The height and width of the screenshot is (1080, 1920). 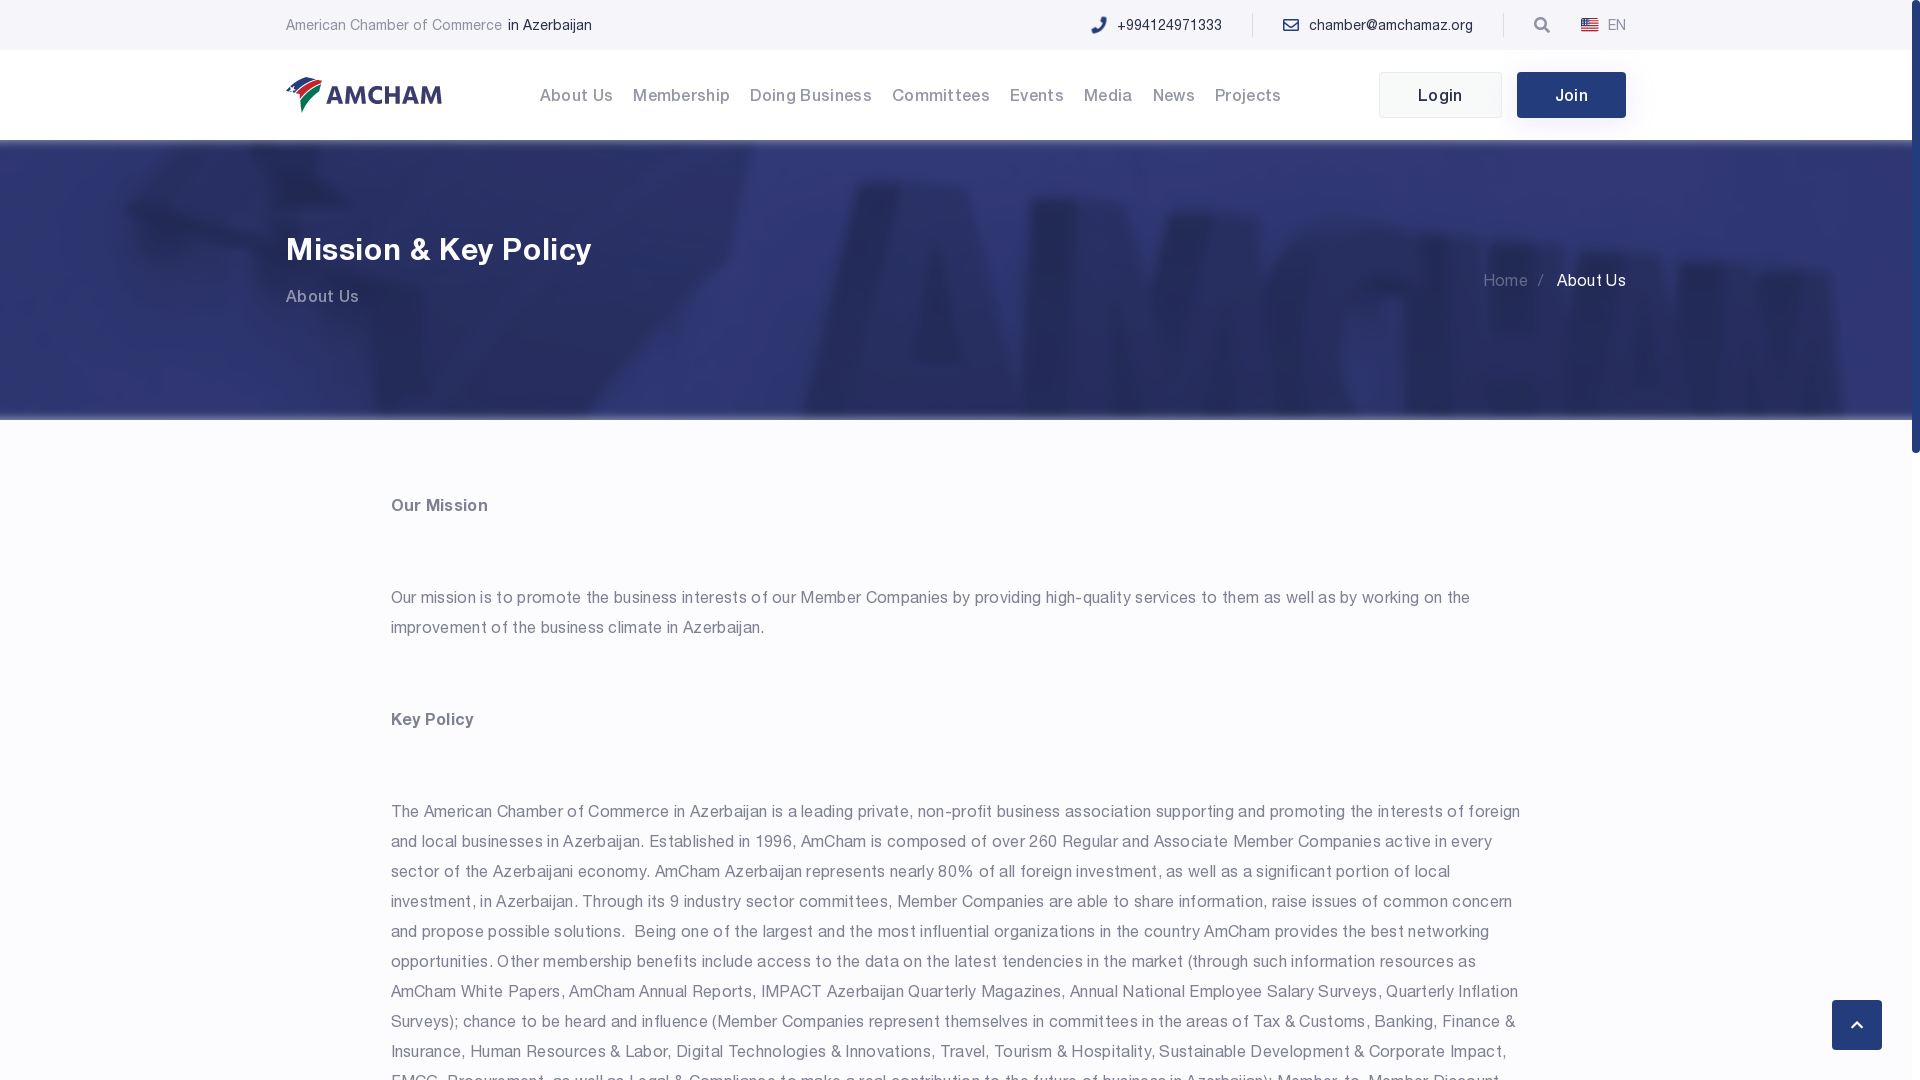 I want to click on 'About Us', so click(x=1555, y=280).